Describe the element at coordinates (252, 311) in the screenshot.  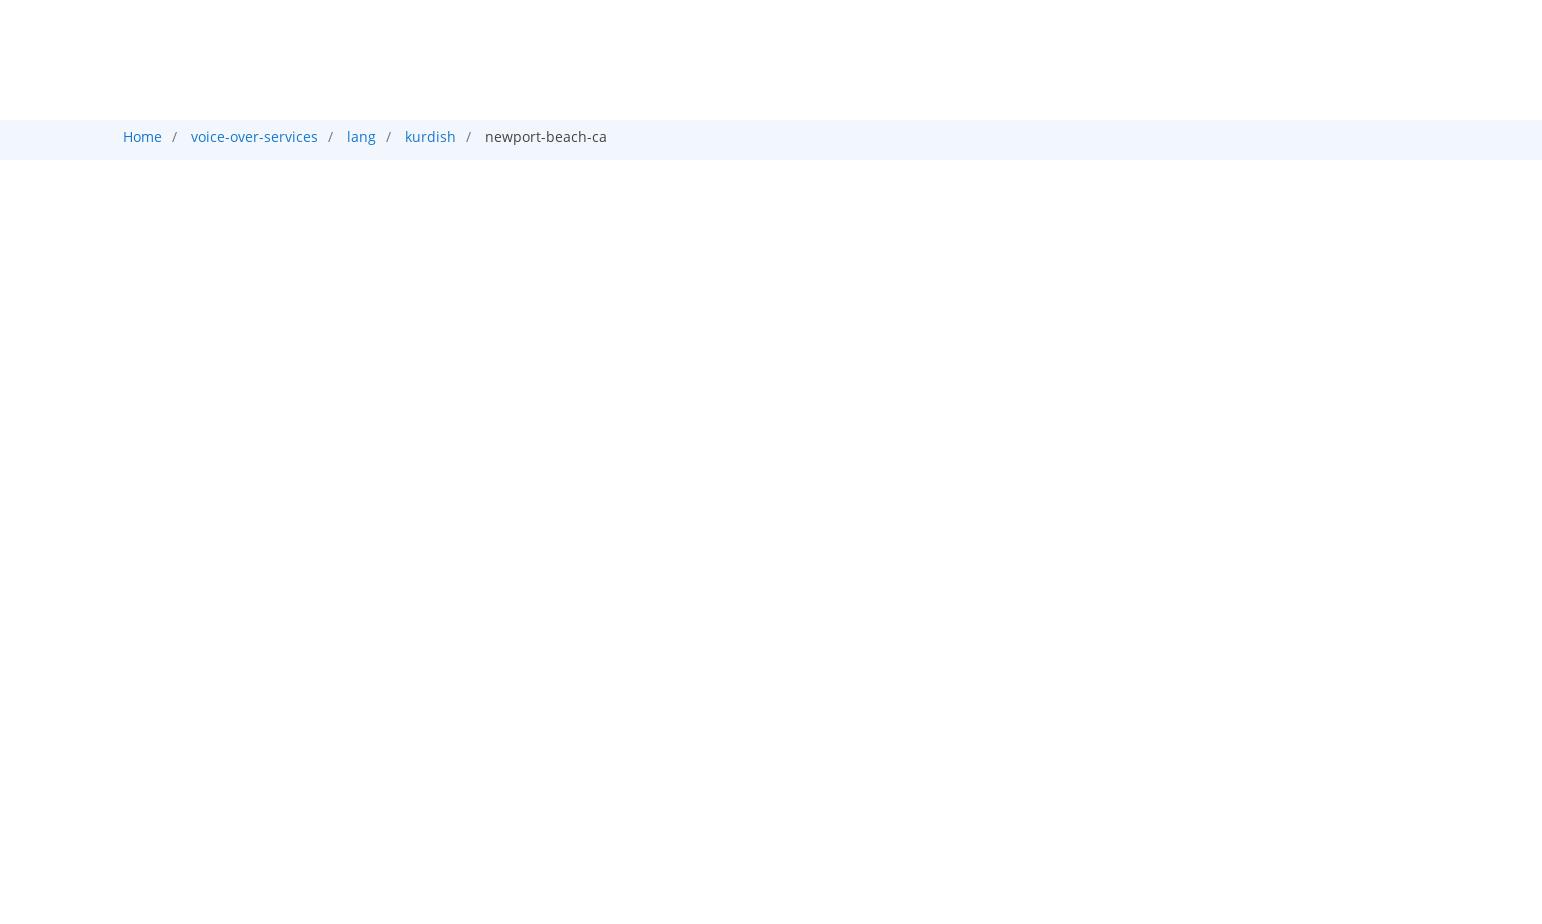
I see `'kazakh'` at that location.